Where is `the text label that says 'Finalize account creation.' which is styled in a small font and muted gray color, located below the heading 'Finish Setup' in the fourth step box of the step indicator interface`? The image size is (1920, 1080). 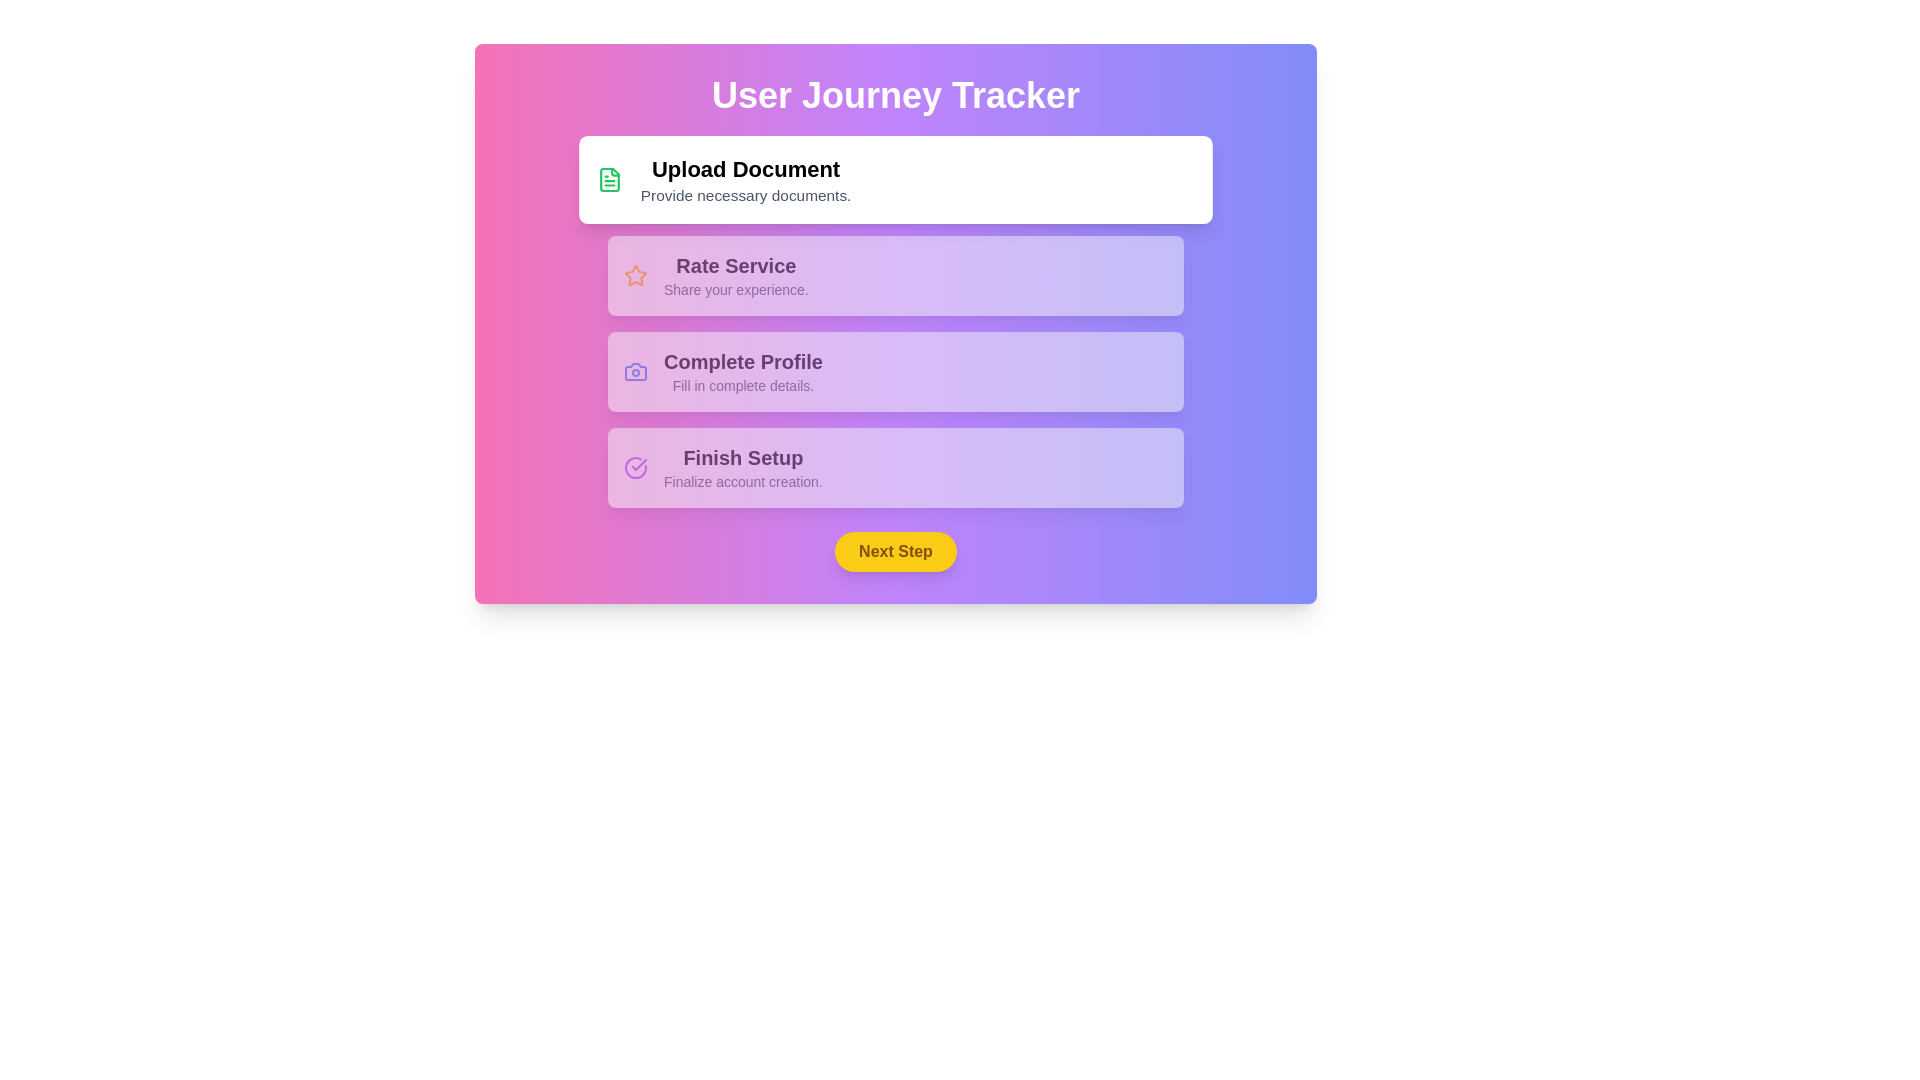 the text label that says 'Finalize account creation.' which is styled in a small font and muted gray color, located below the heading 'Finish Setup' in the fourth step box of the step indicator interface is located at coordinates (742, 482).